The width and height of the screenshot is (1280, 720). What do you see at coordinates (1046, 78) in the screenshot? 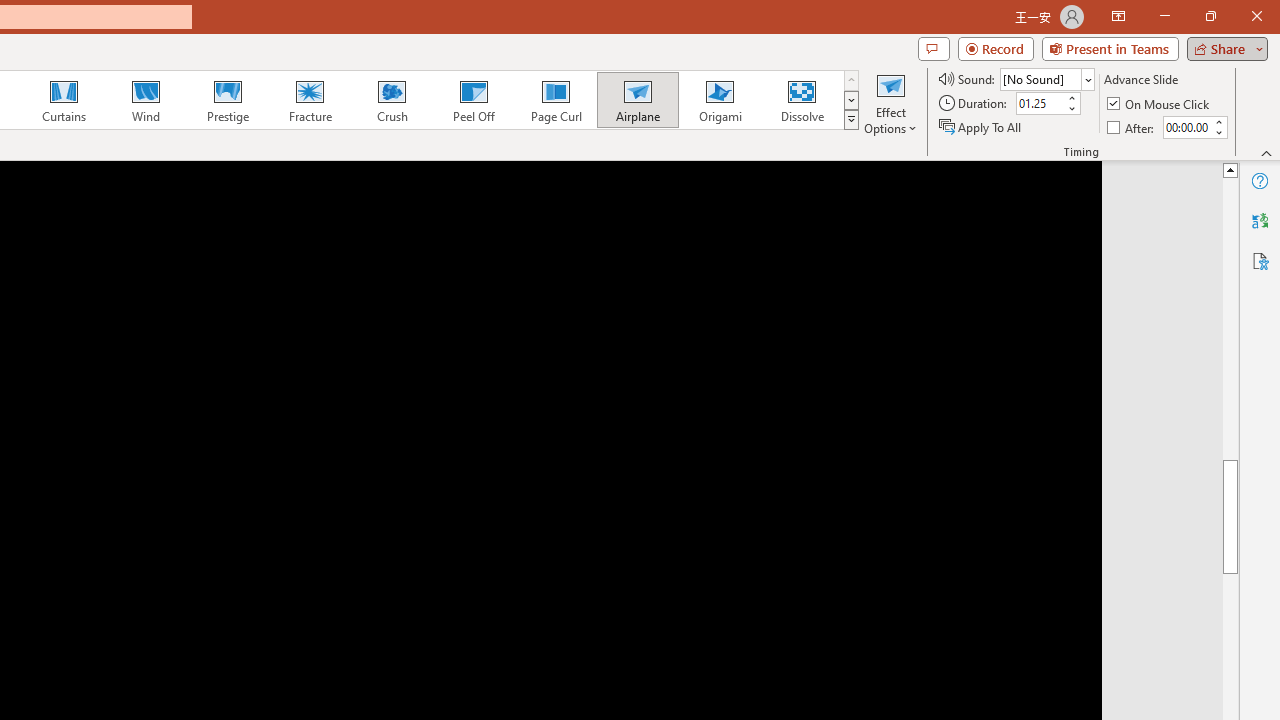
I see `'Sound'` at bounding box center [1046, 78].